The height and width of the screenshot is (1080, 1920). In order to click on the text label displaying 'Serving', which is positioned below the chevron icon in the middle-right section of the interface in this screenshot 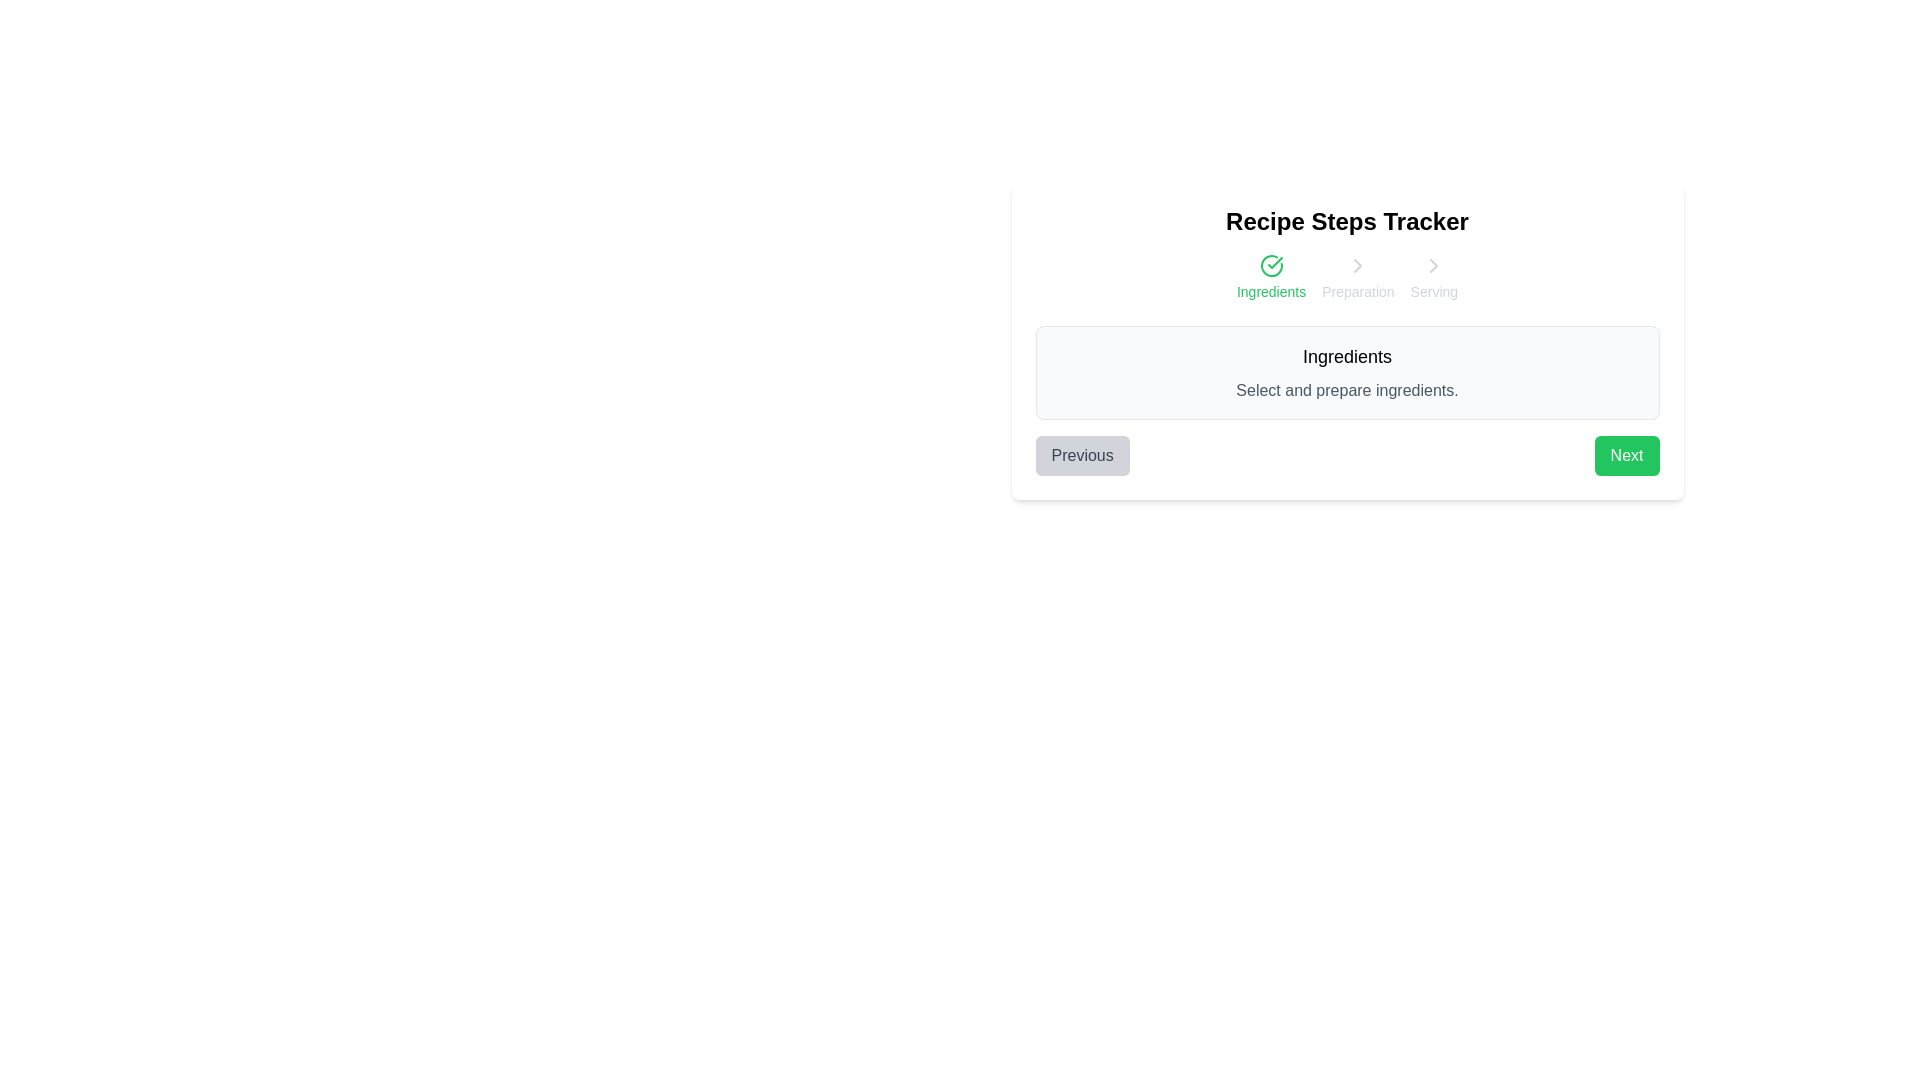, I will do `click(1433, 292)`.